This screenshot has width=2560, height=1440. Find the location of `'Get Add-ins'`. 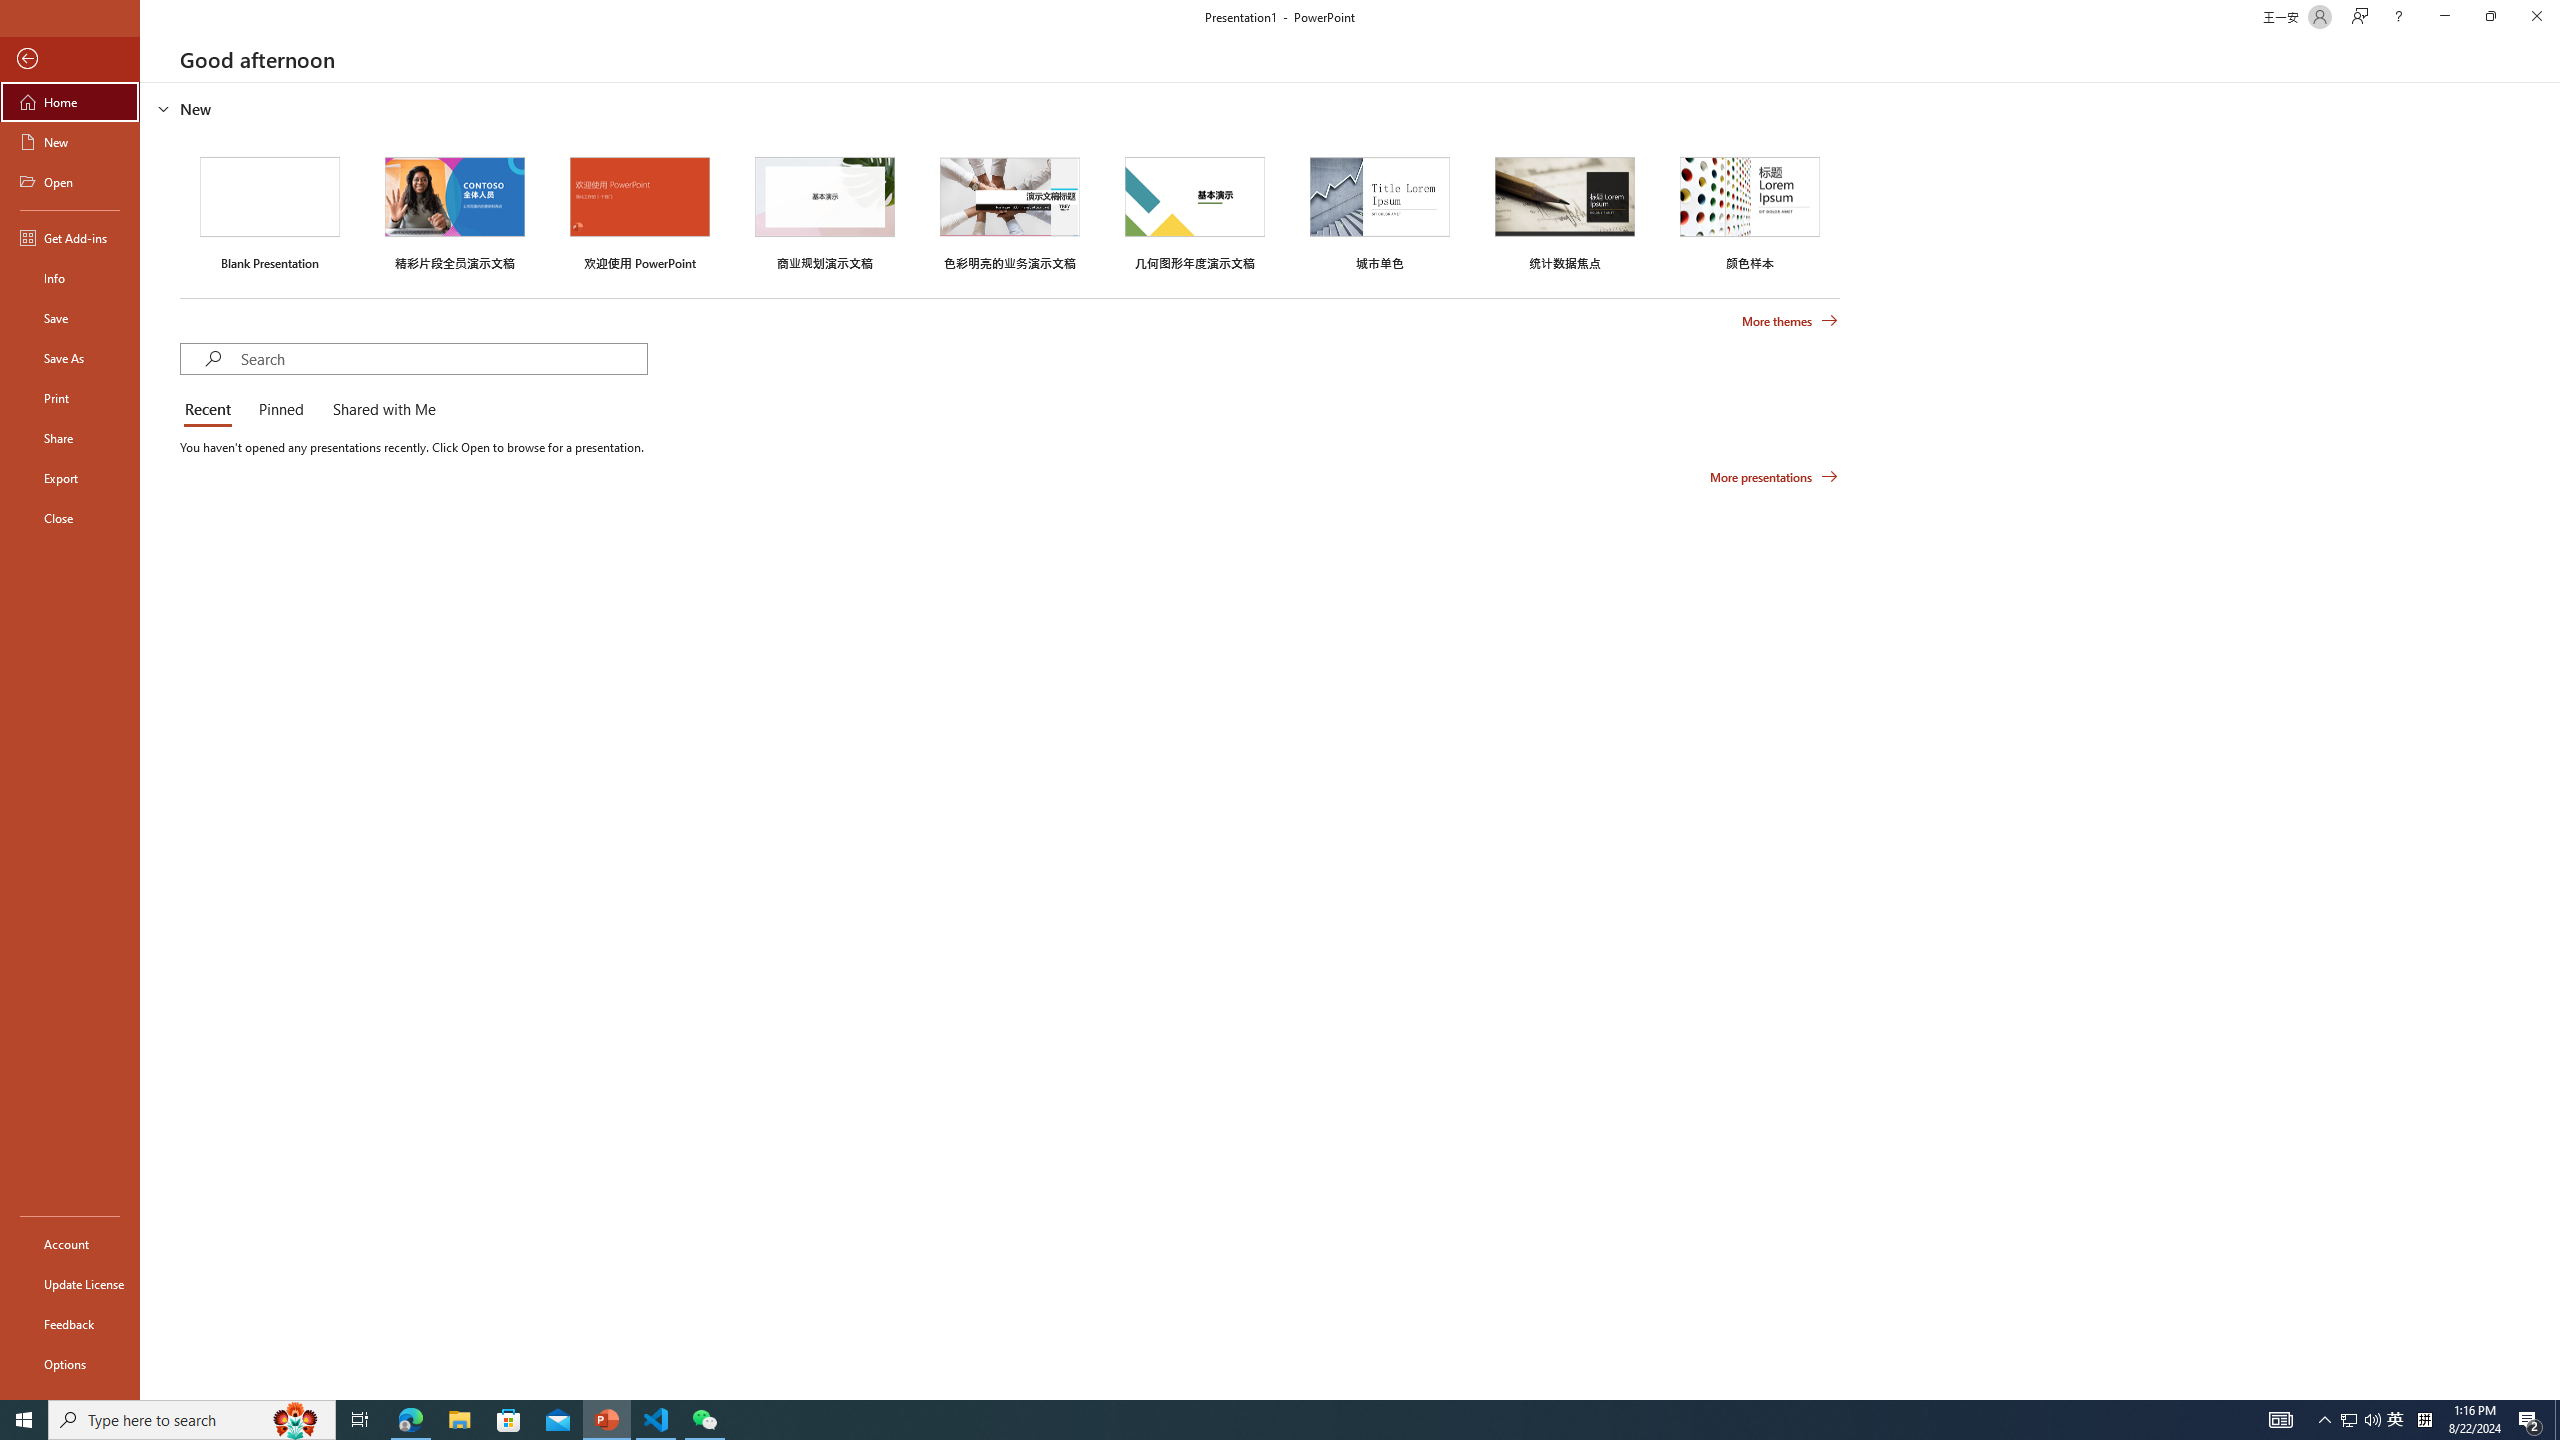

'Get Add-ins' is located at coordinates (69, 237).